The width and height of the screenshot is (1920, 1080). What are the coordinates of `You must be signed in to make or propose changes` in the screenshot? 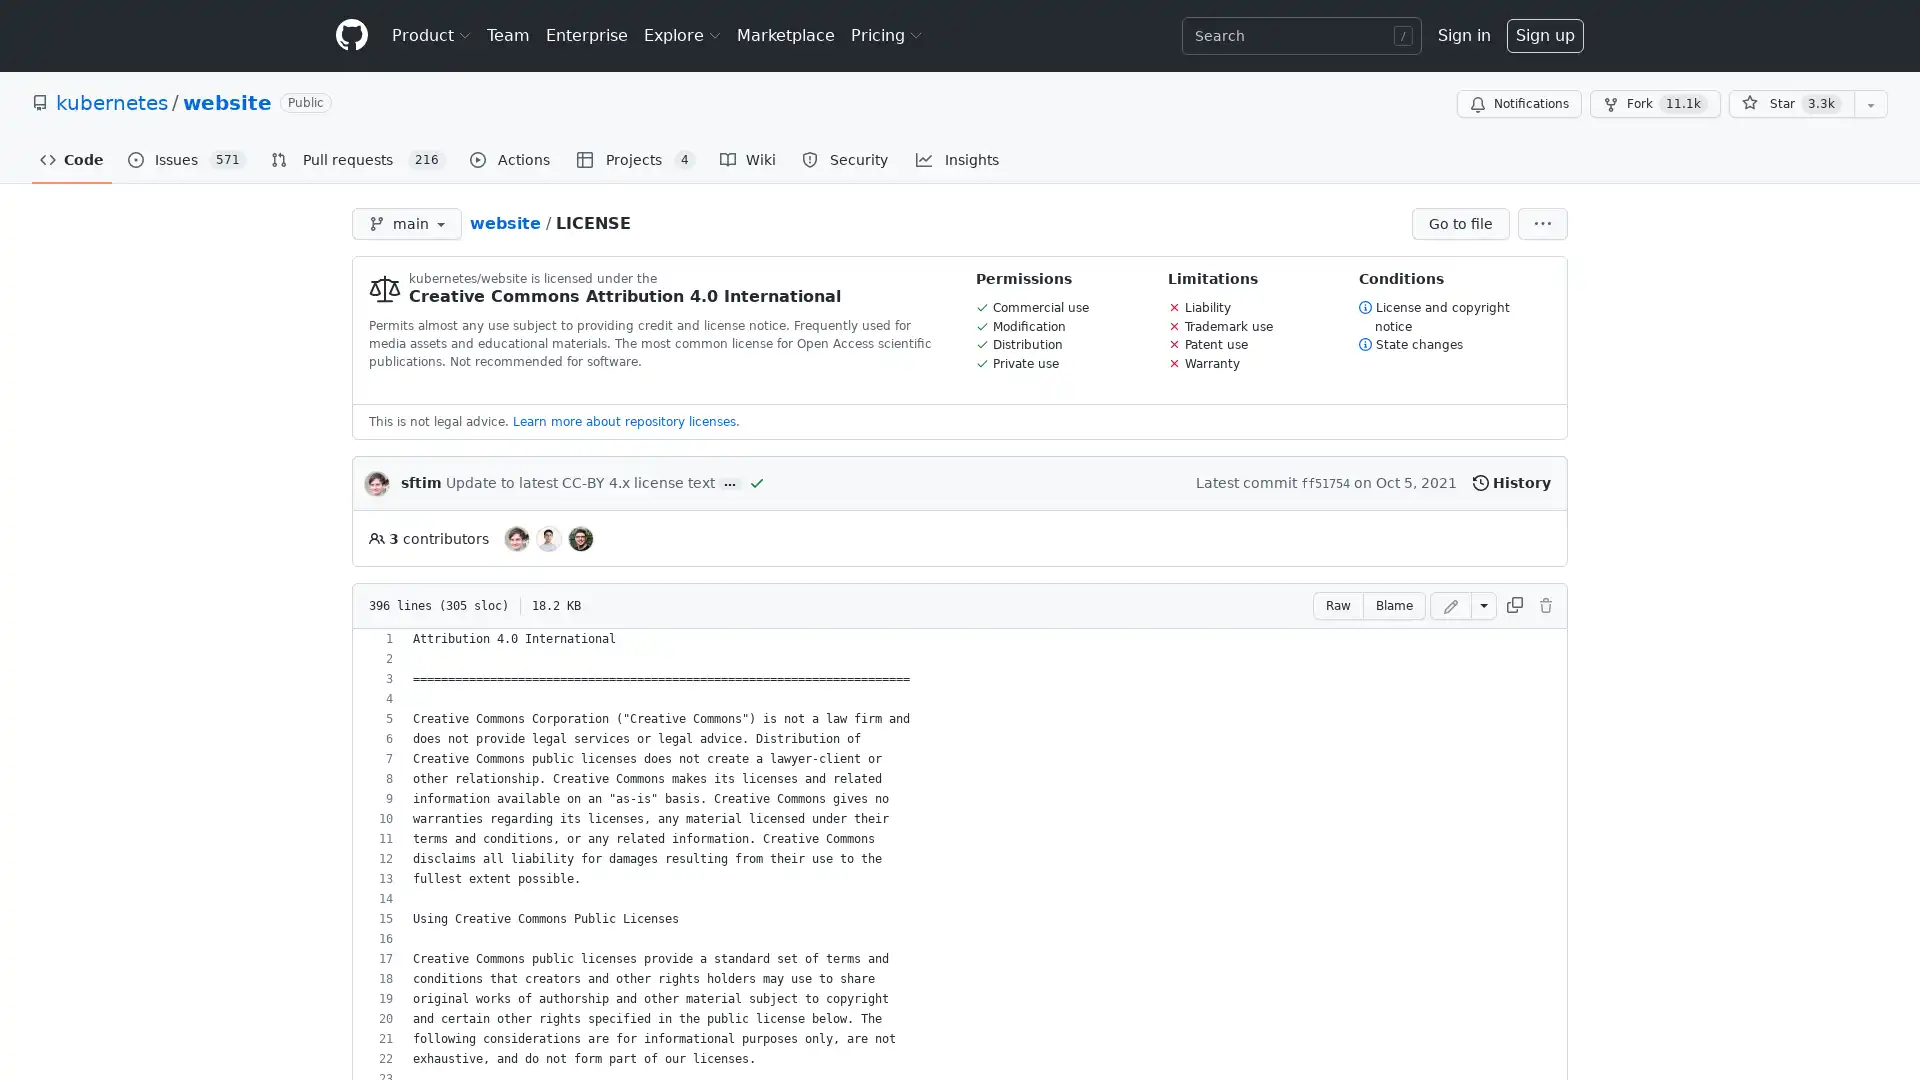 It's located at (1450, 604).